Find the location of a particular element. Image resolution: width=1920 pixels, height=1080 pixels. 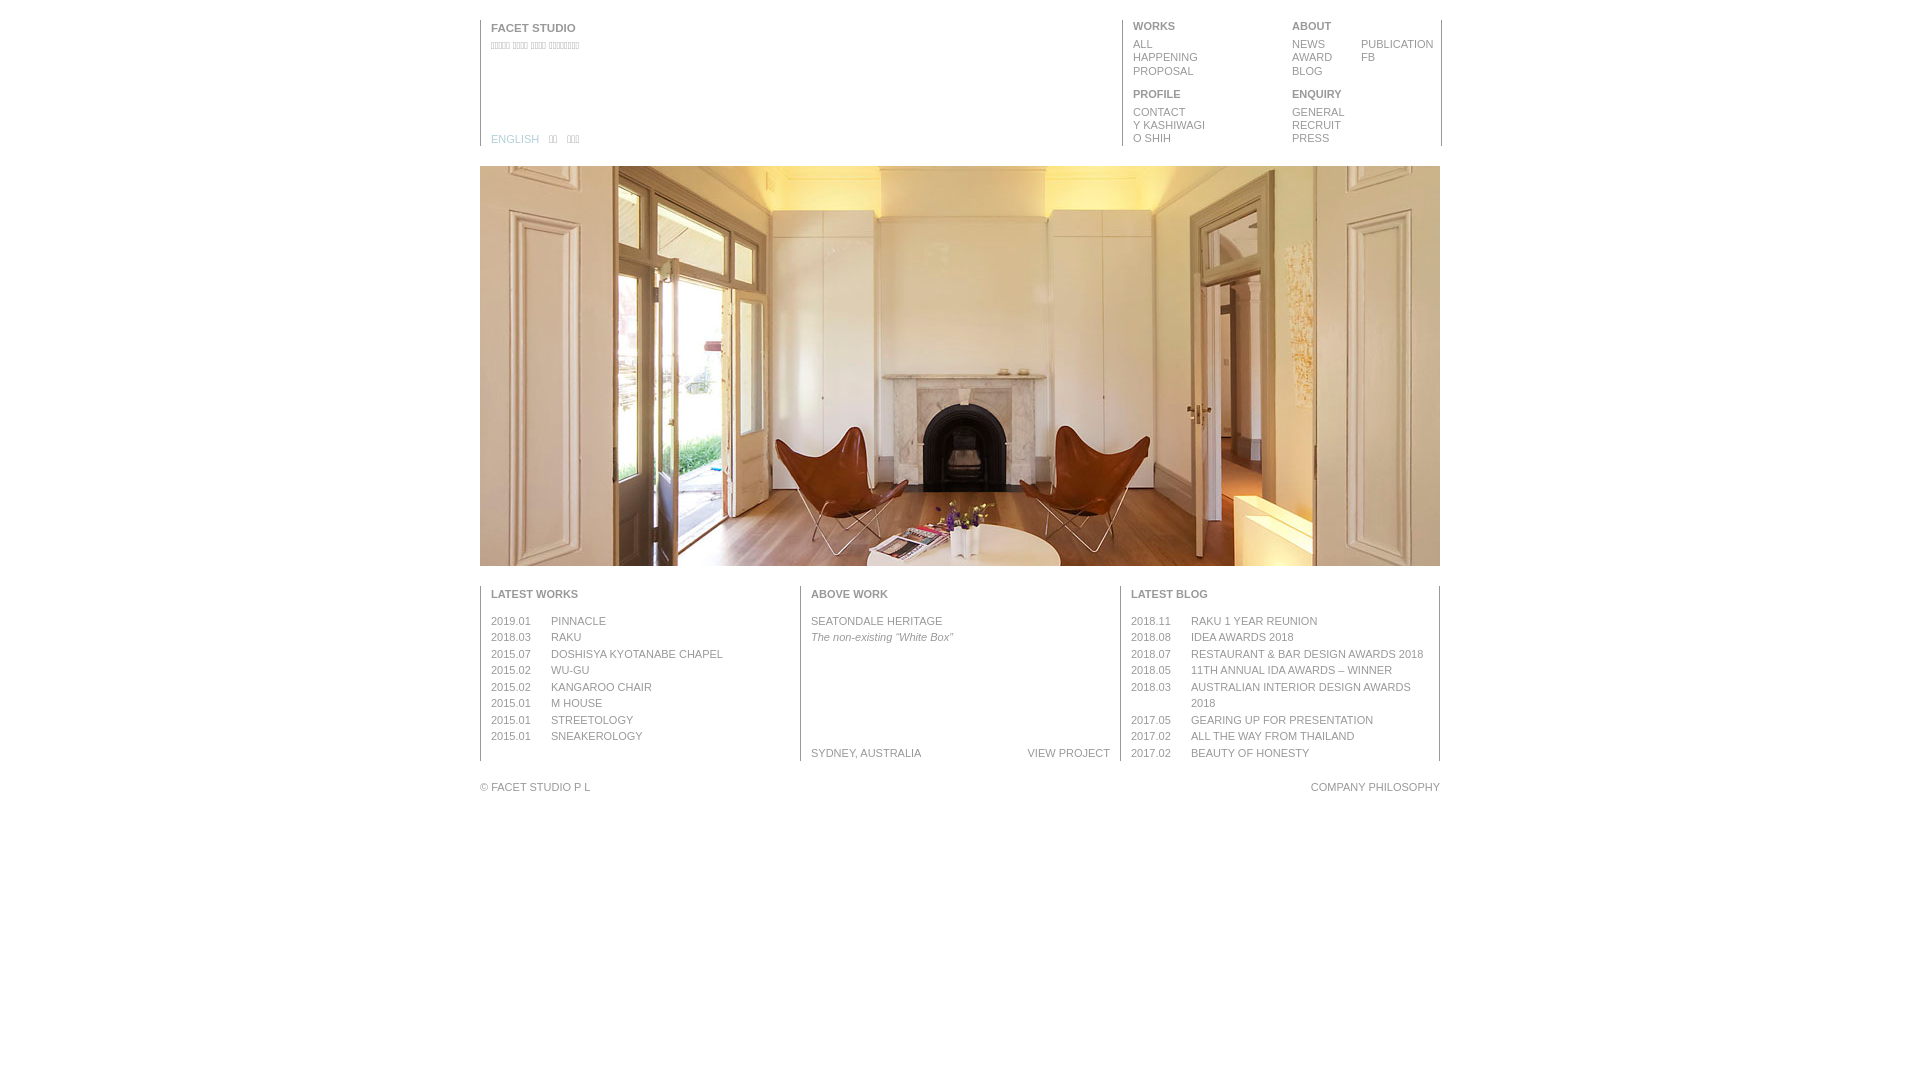

'RAKU 1 YEAR REUNION' is located at coordinates (1190, 619).